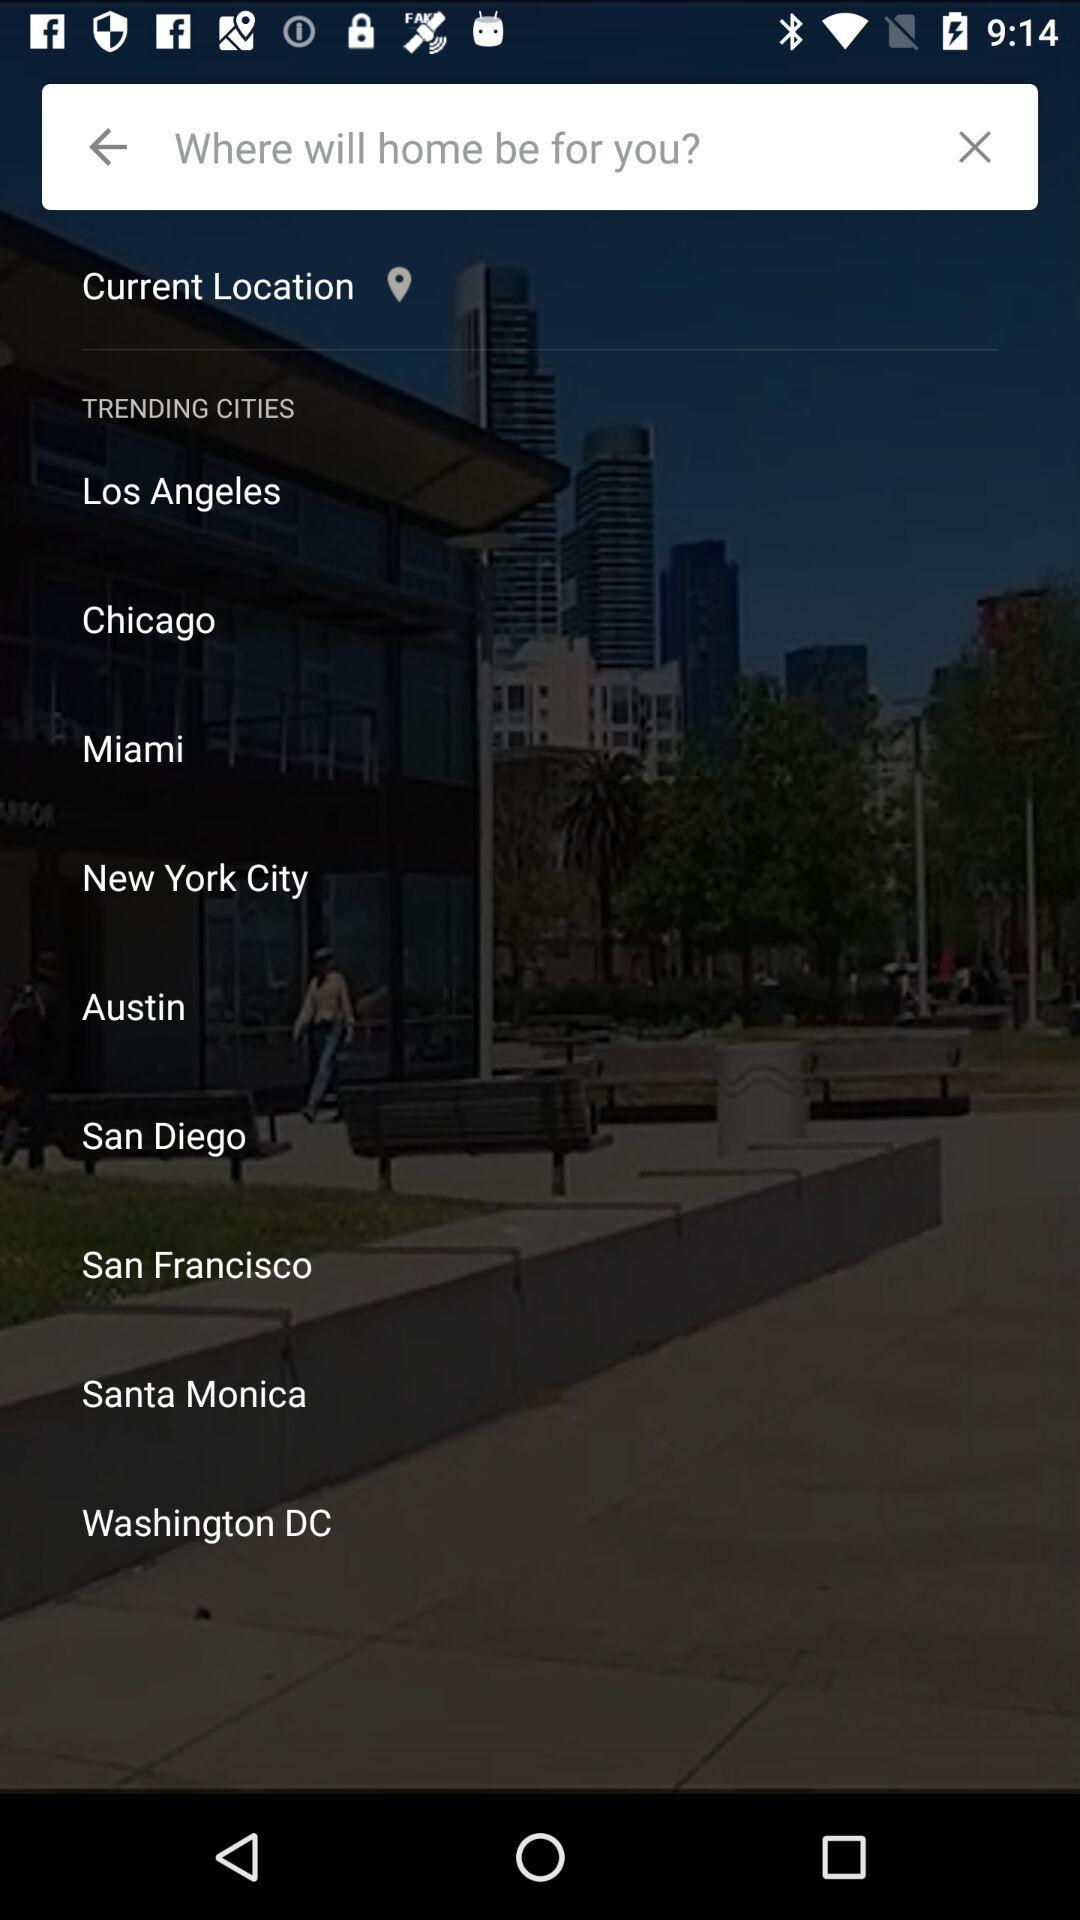  Describe the element at coordinates (108, 146) in the screenshot. I see `the item above current location icon` at that location.